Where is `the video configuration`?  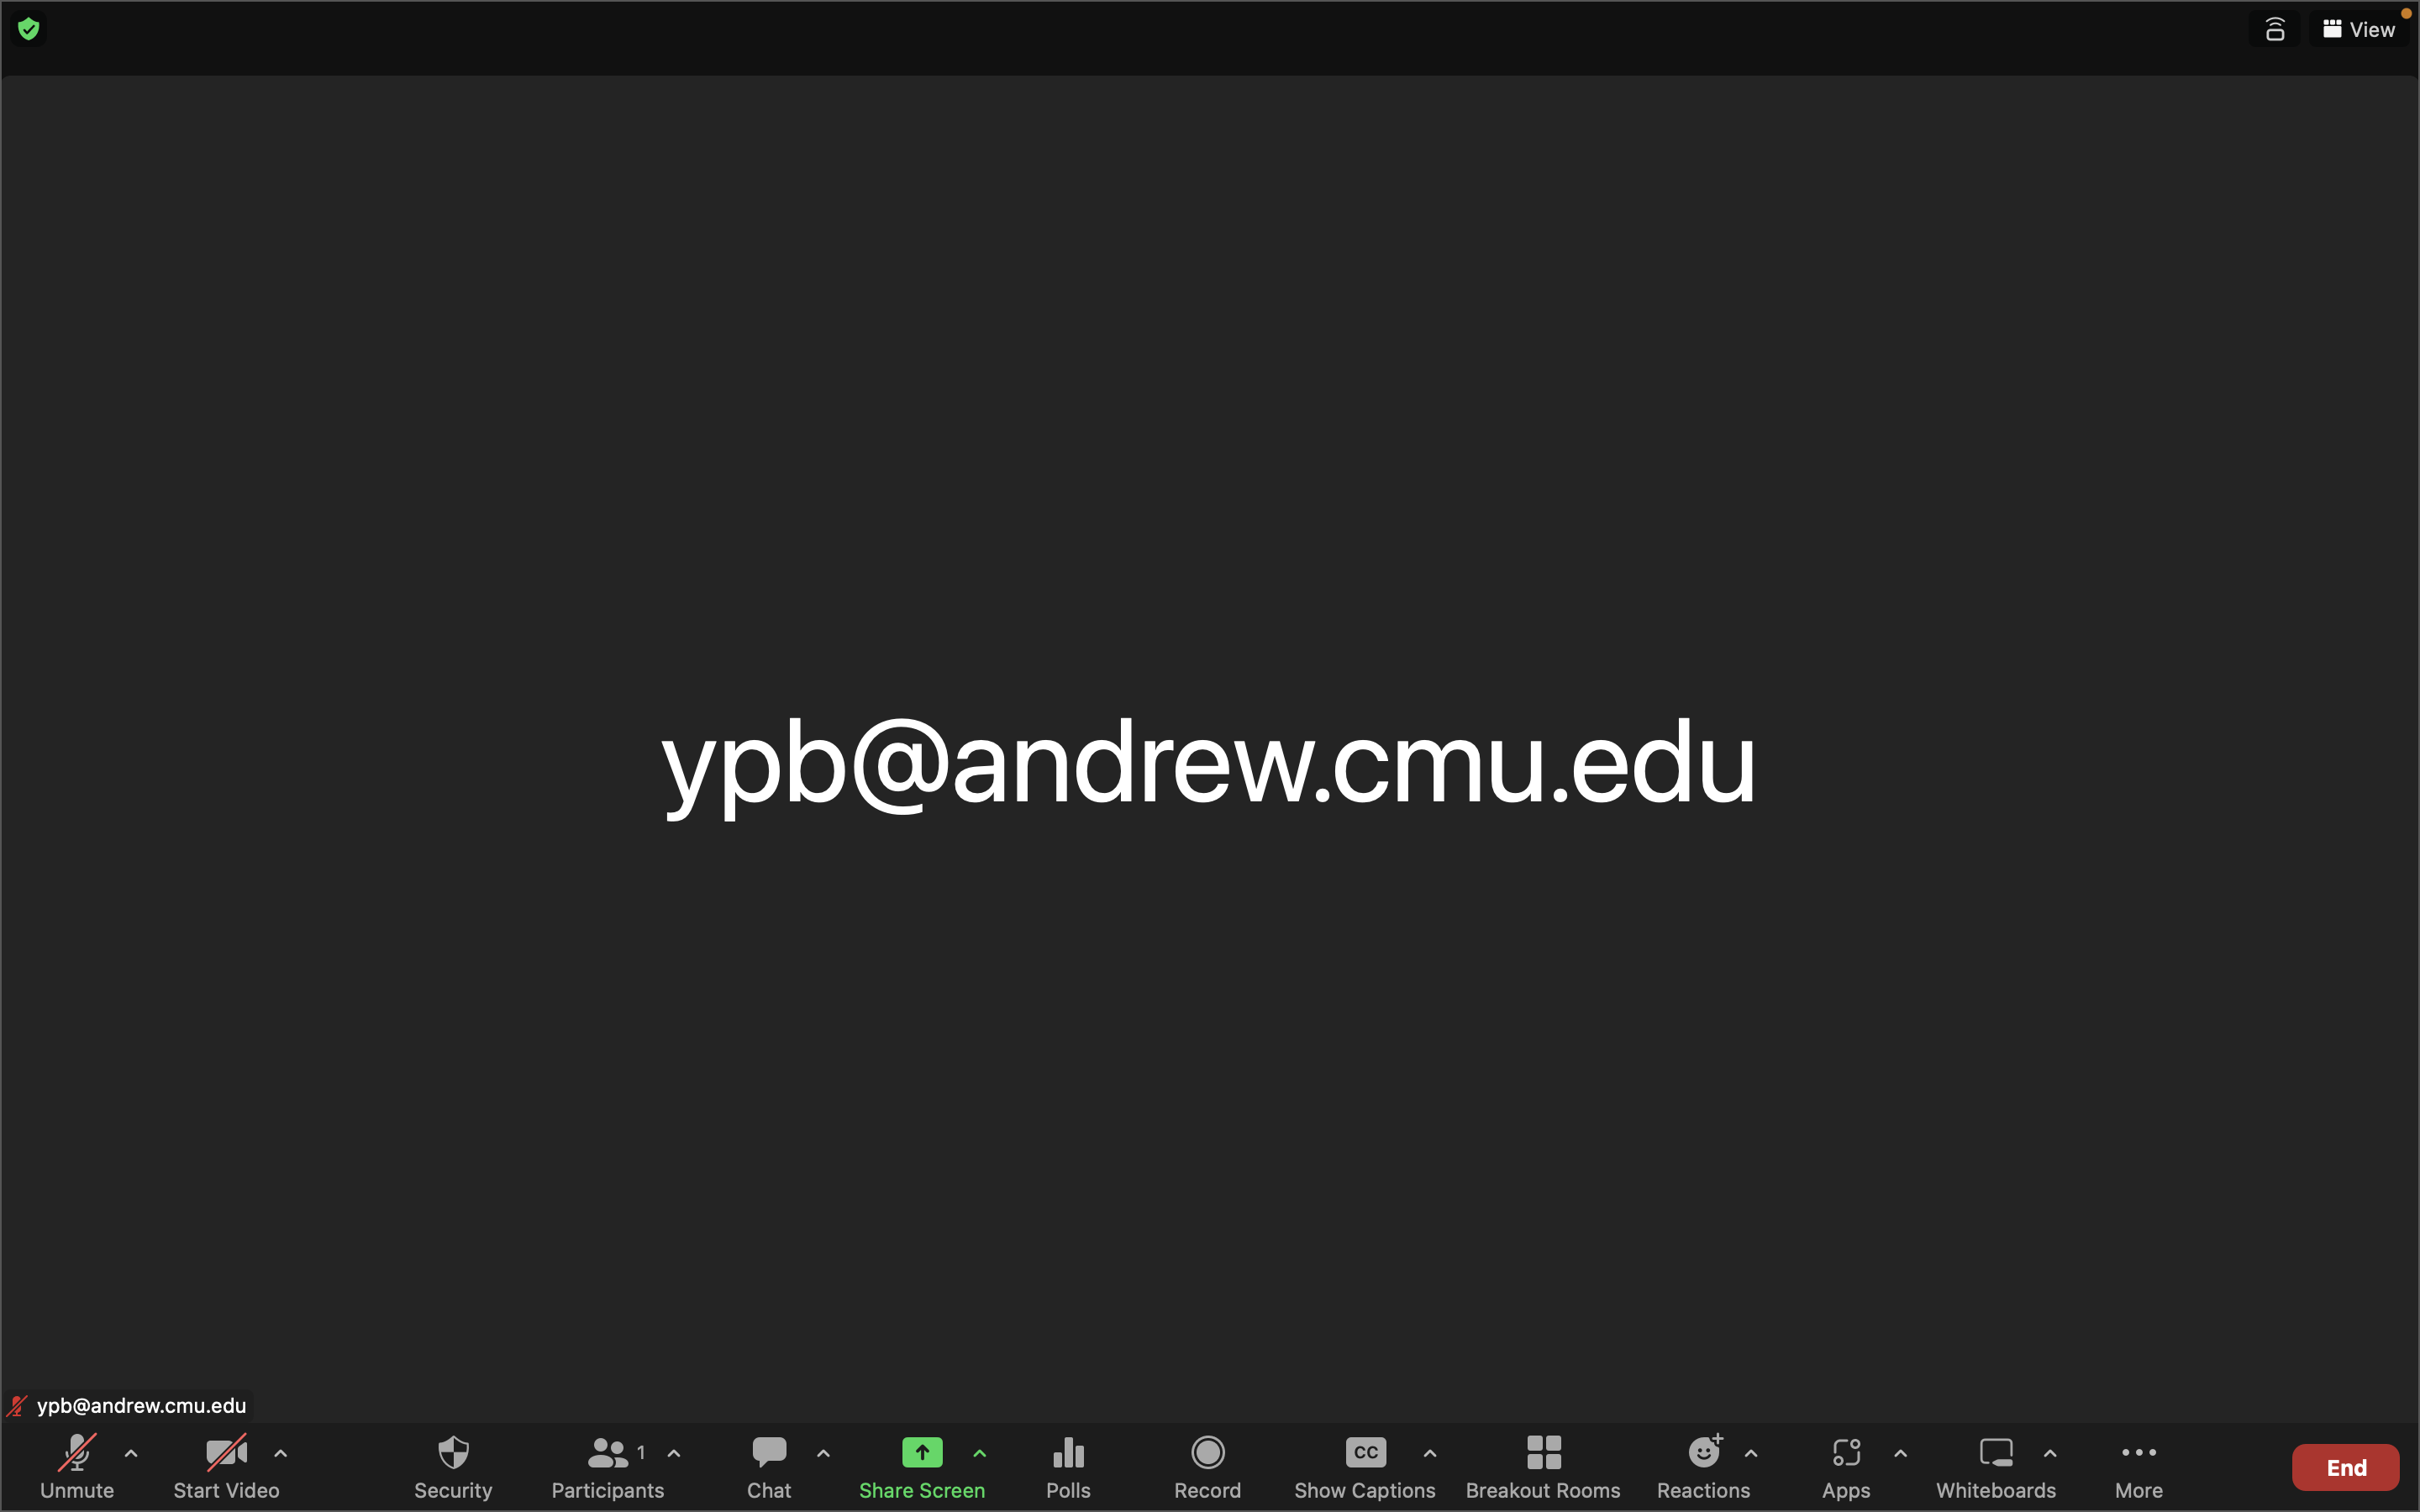
the video configuration is located at coordinates (278, 1461).